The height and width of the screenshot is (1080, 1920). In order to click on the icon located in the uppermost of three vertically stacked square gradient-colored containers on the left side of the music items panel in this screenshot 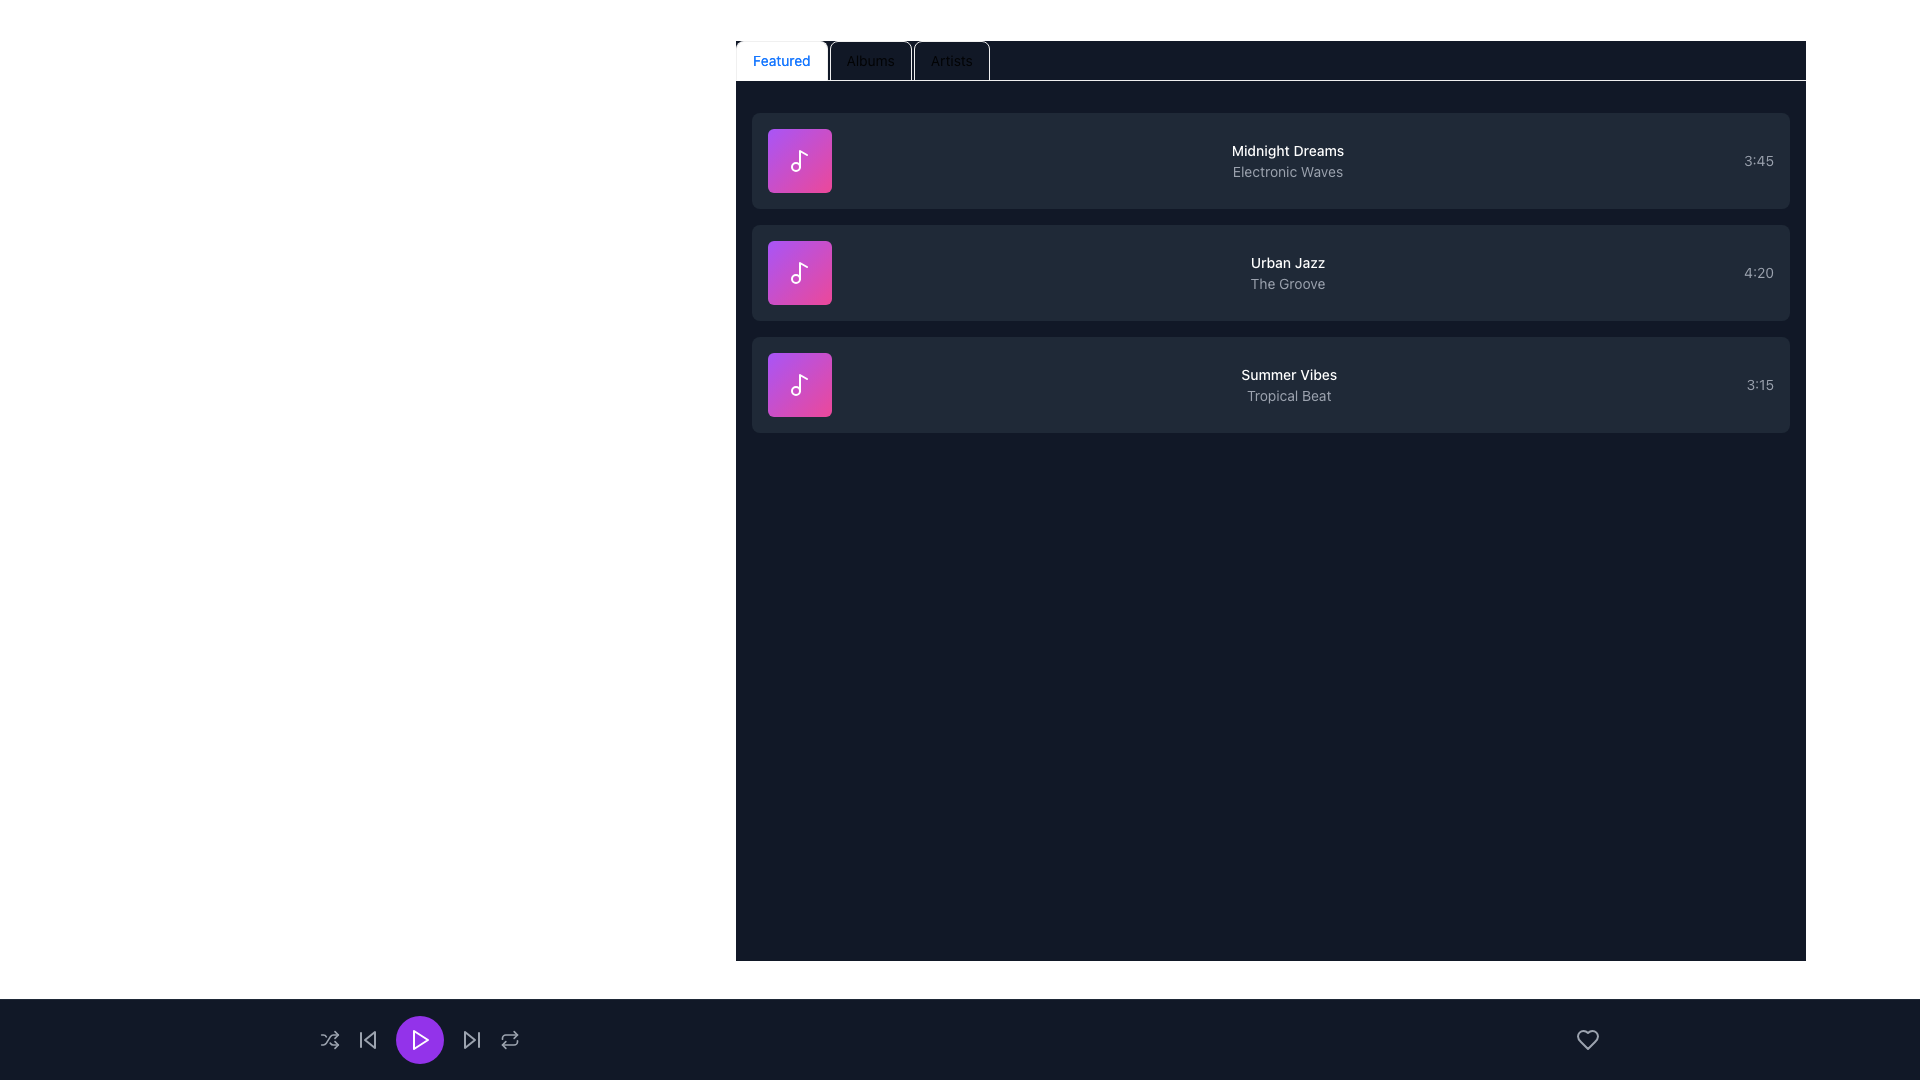, I will do `click(800, 160)`.